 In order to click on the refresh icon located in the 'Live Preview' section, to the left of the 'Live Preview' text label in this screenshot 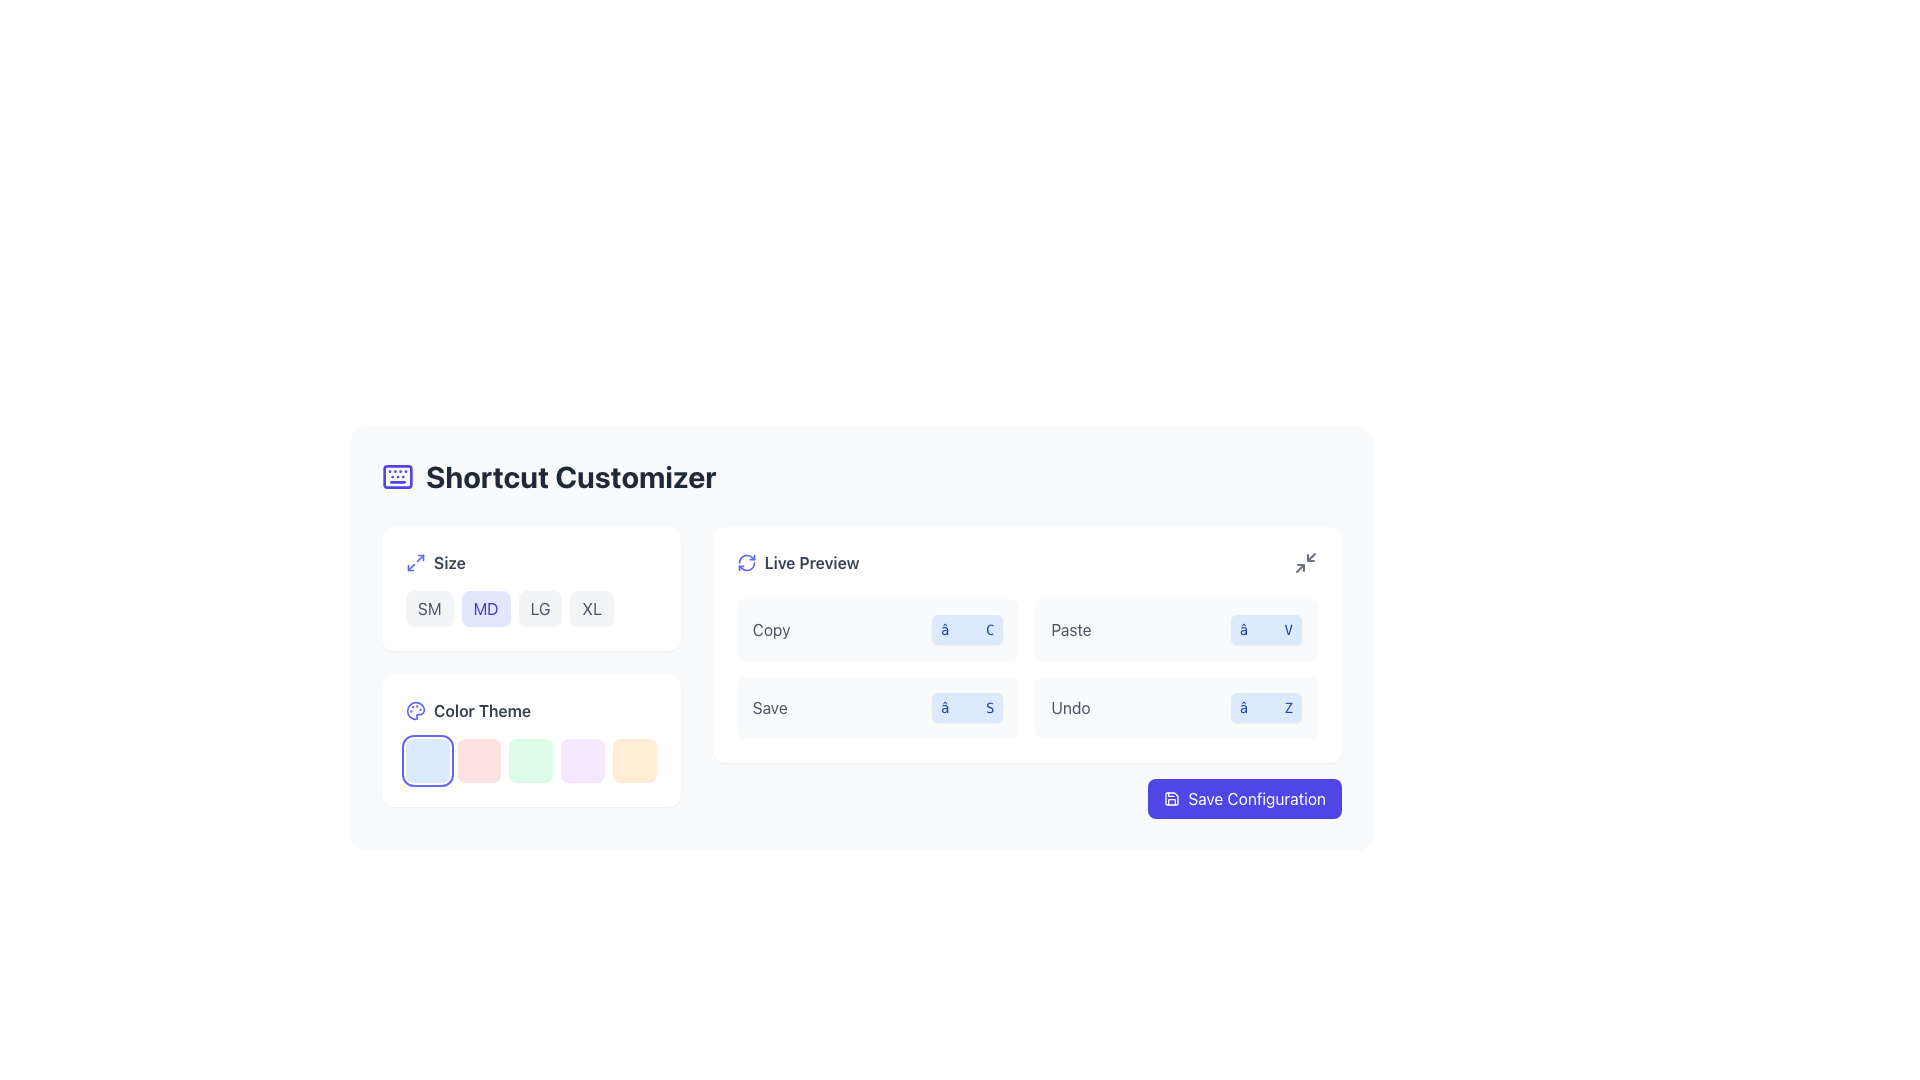, I will do `click(745, 563)`.